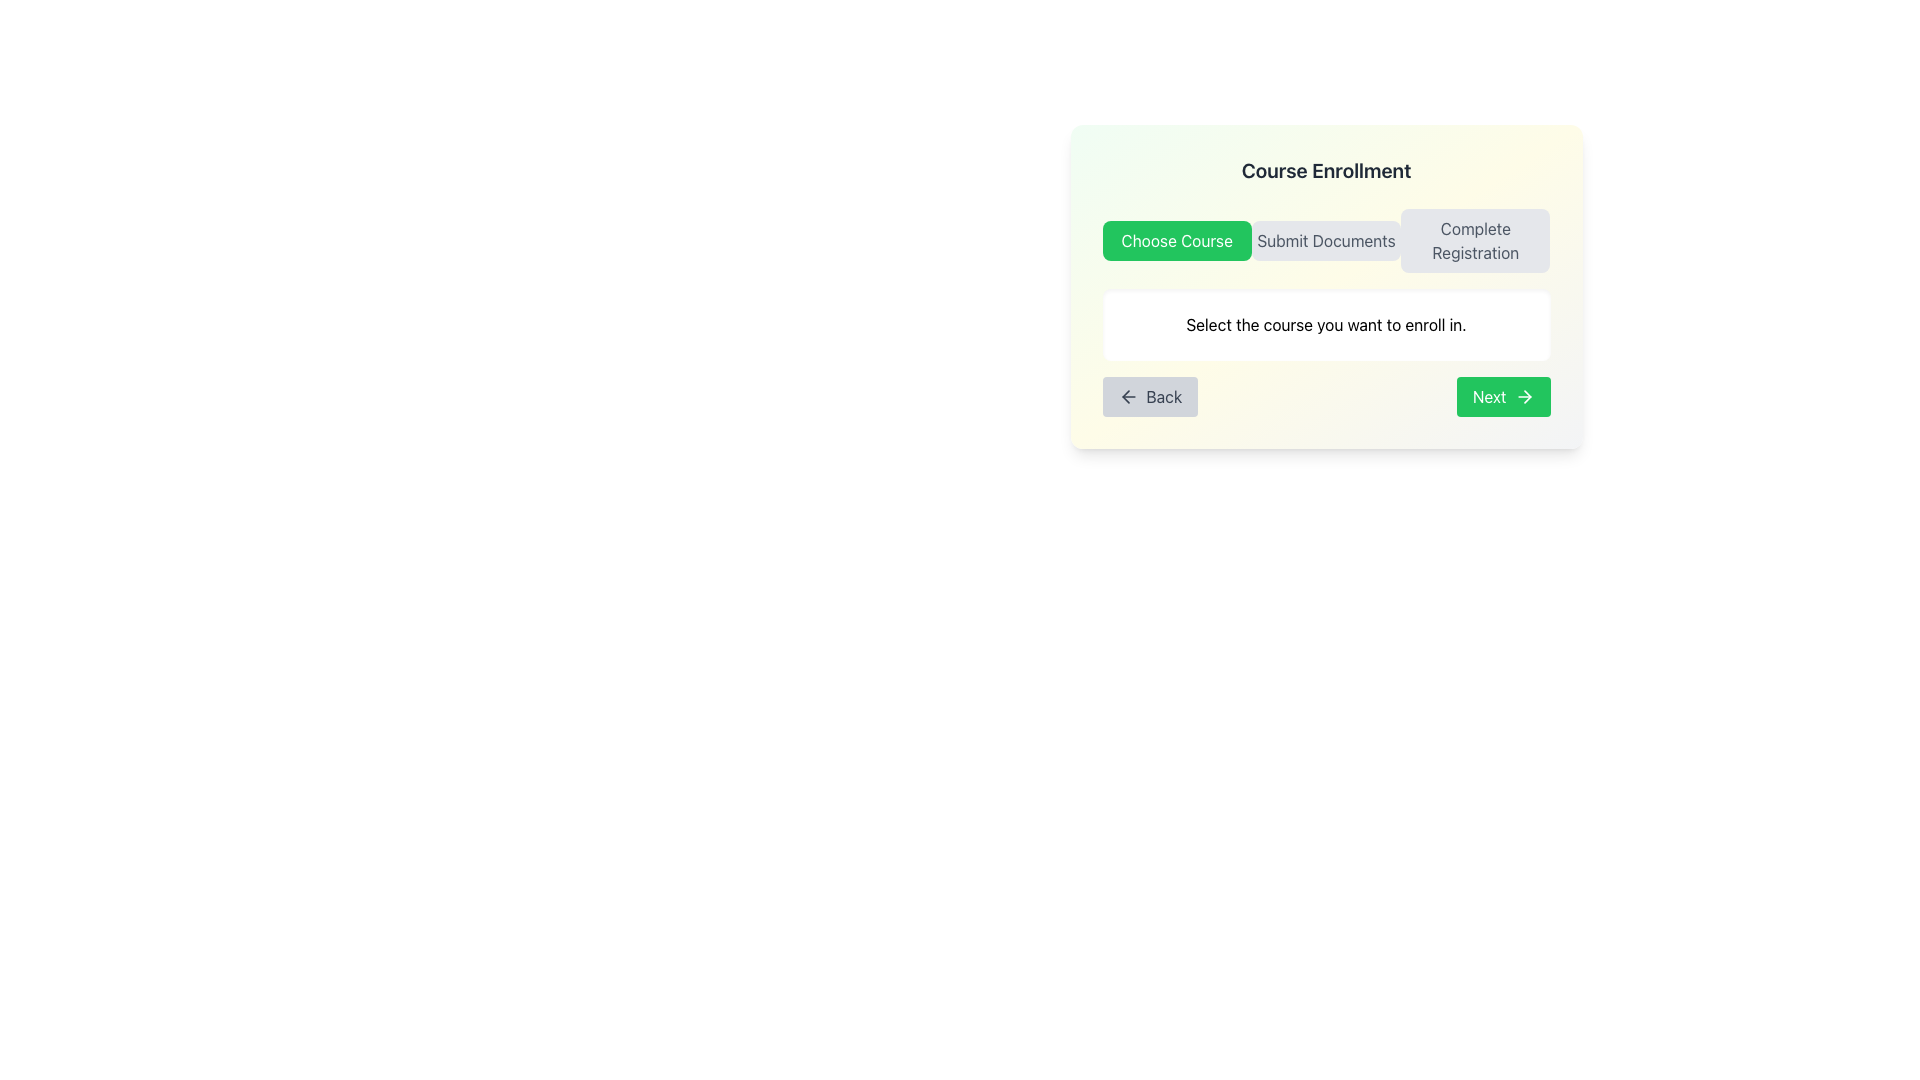 The width and height of the screenshot is (1920, 1080). Describe the element at coordinates (1128, 397) in the screenshot. I see `Left Arrow Symbol icon that serves as a visual indicator for the 'Back' button in the Course Enrollment dialog box` at that location.